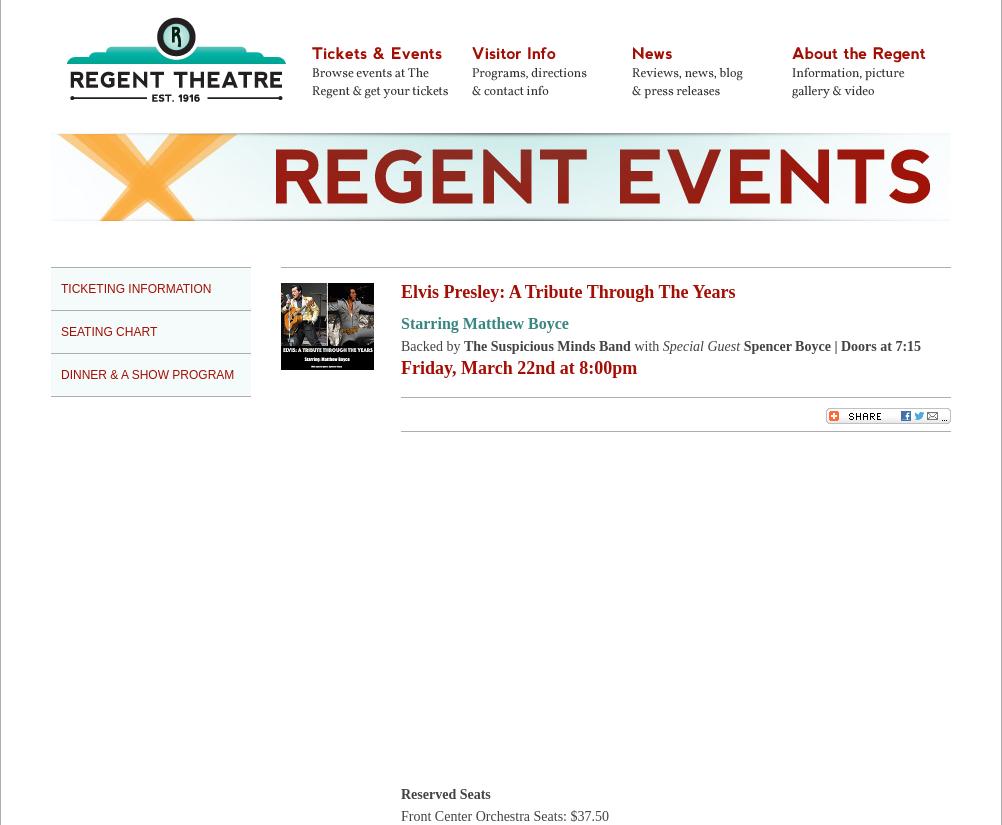 The image size is (1002, 825). Describe the element at coordinates (146, 374) in the screenshot. I see `'Dinner & a Show Program'` at that location.